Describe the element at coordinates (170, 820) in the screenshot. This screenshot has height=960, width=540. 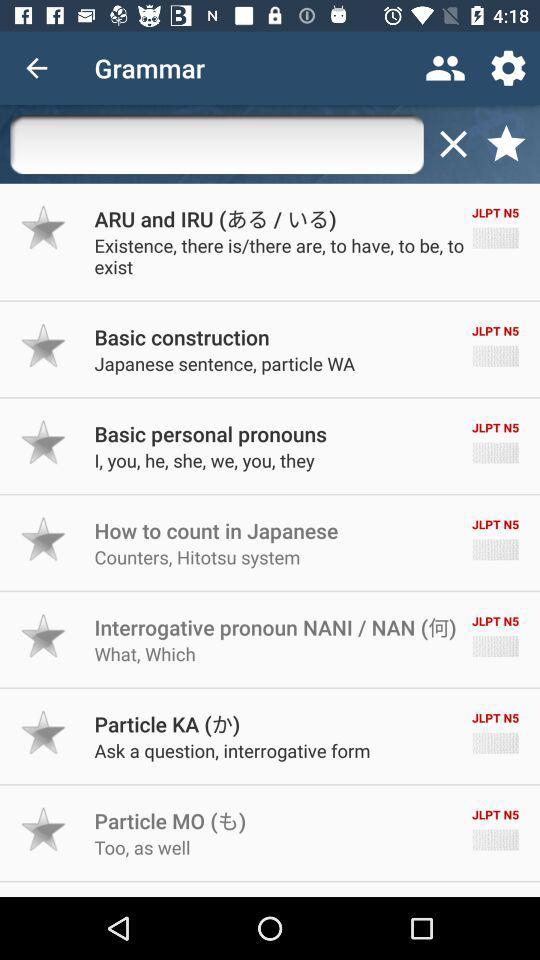
I see `the icon below ask a question icon` at that location.